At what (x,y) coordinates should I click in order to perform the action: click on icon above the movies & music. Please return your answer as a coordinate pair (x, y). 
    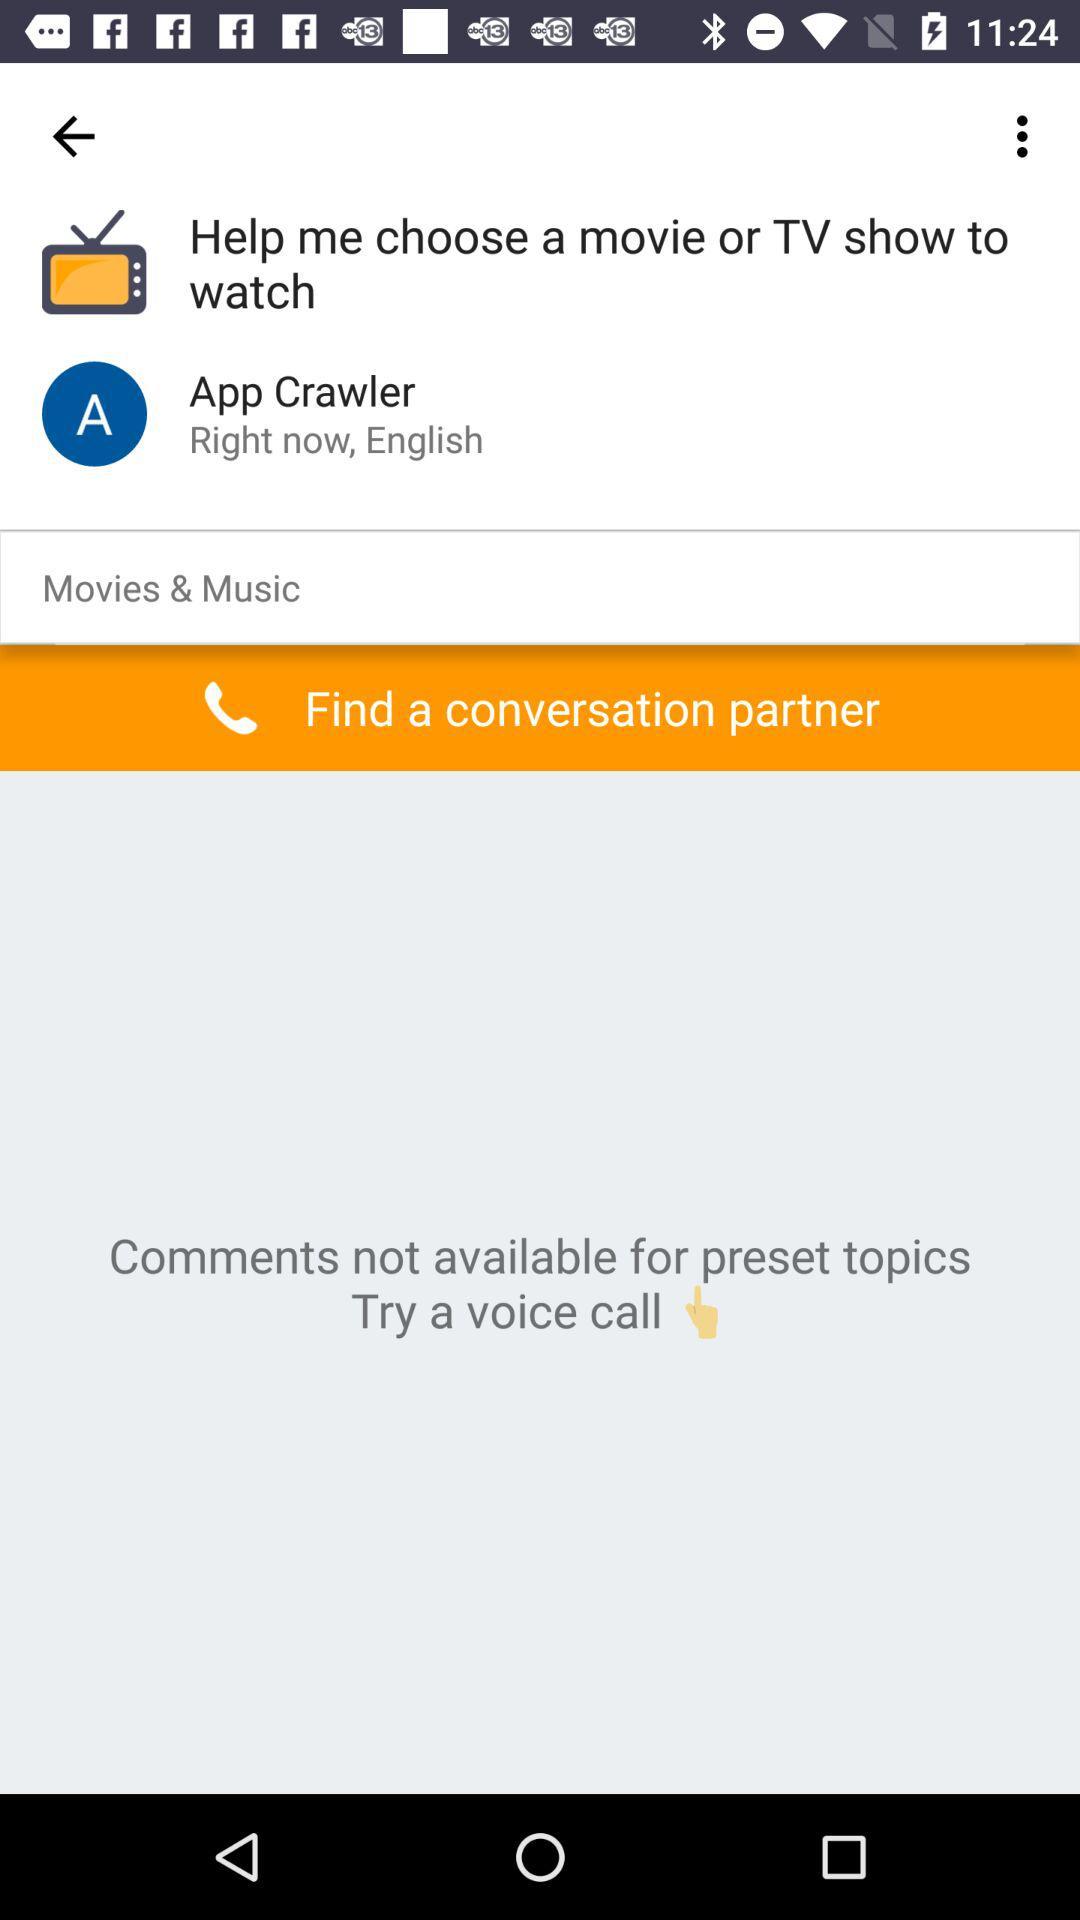
    Looking at the image, I should click on (94, 412).